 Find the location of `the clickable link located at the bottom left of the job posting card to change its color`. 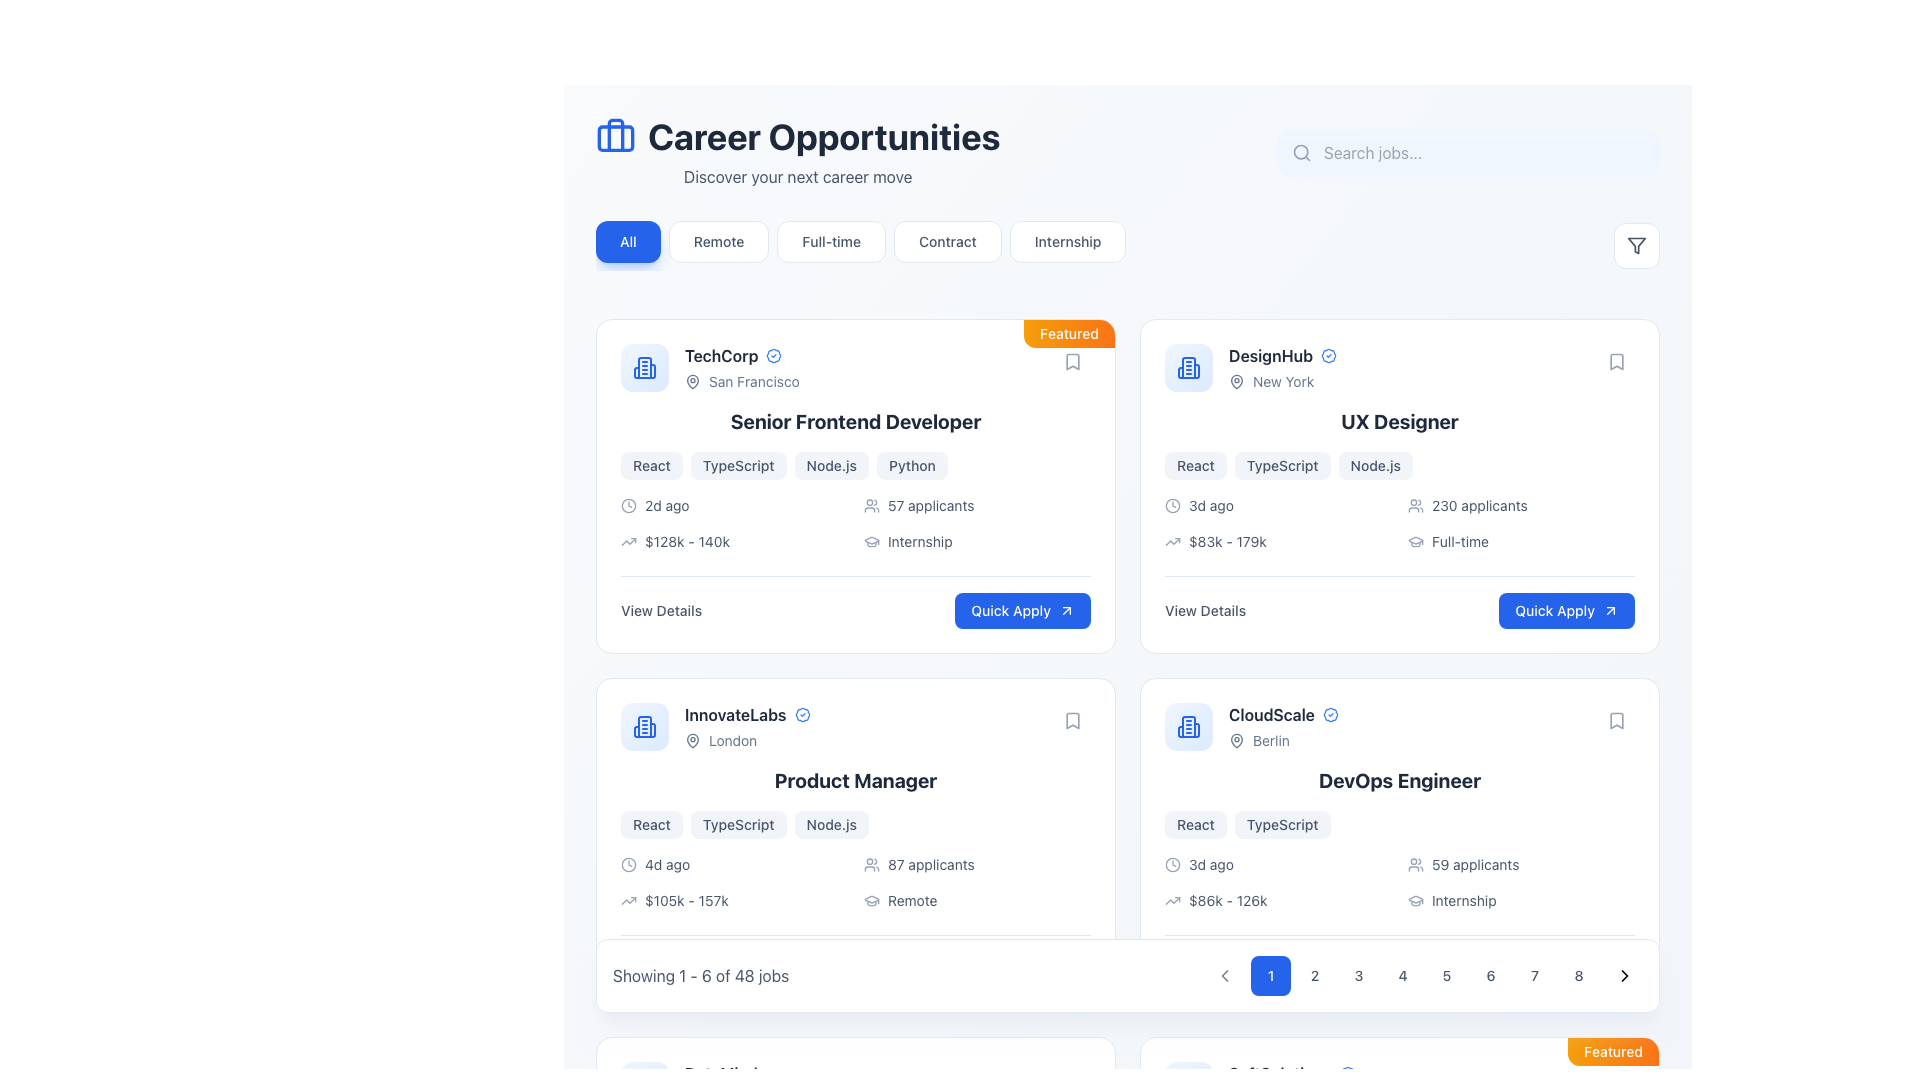

the clickable link located at the bottom left of the job posting card to change its color is located at coordinates (661, 609).